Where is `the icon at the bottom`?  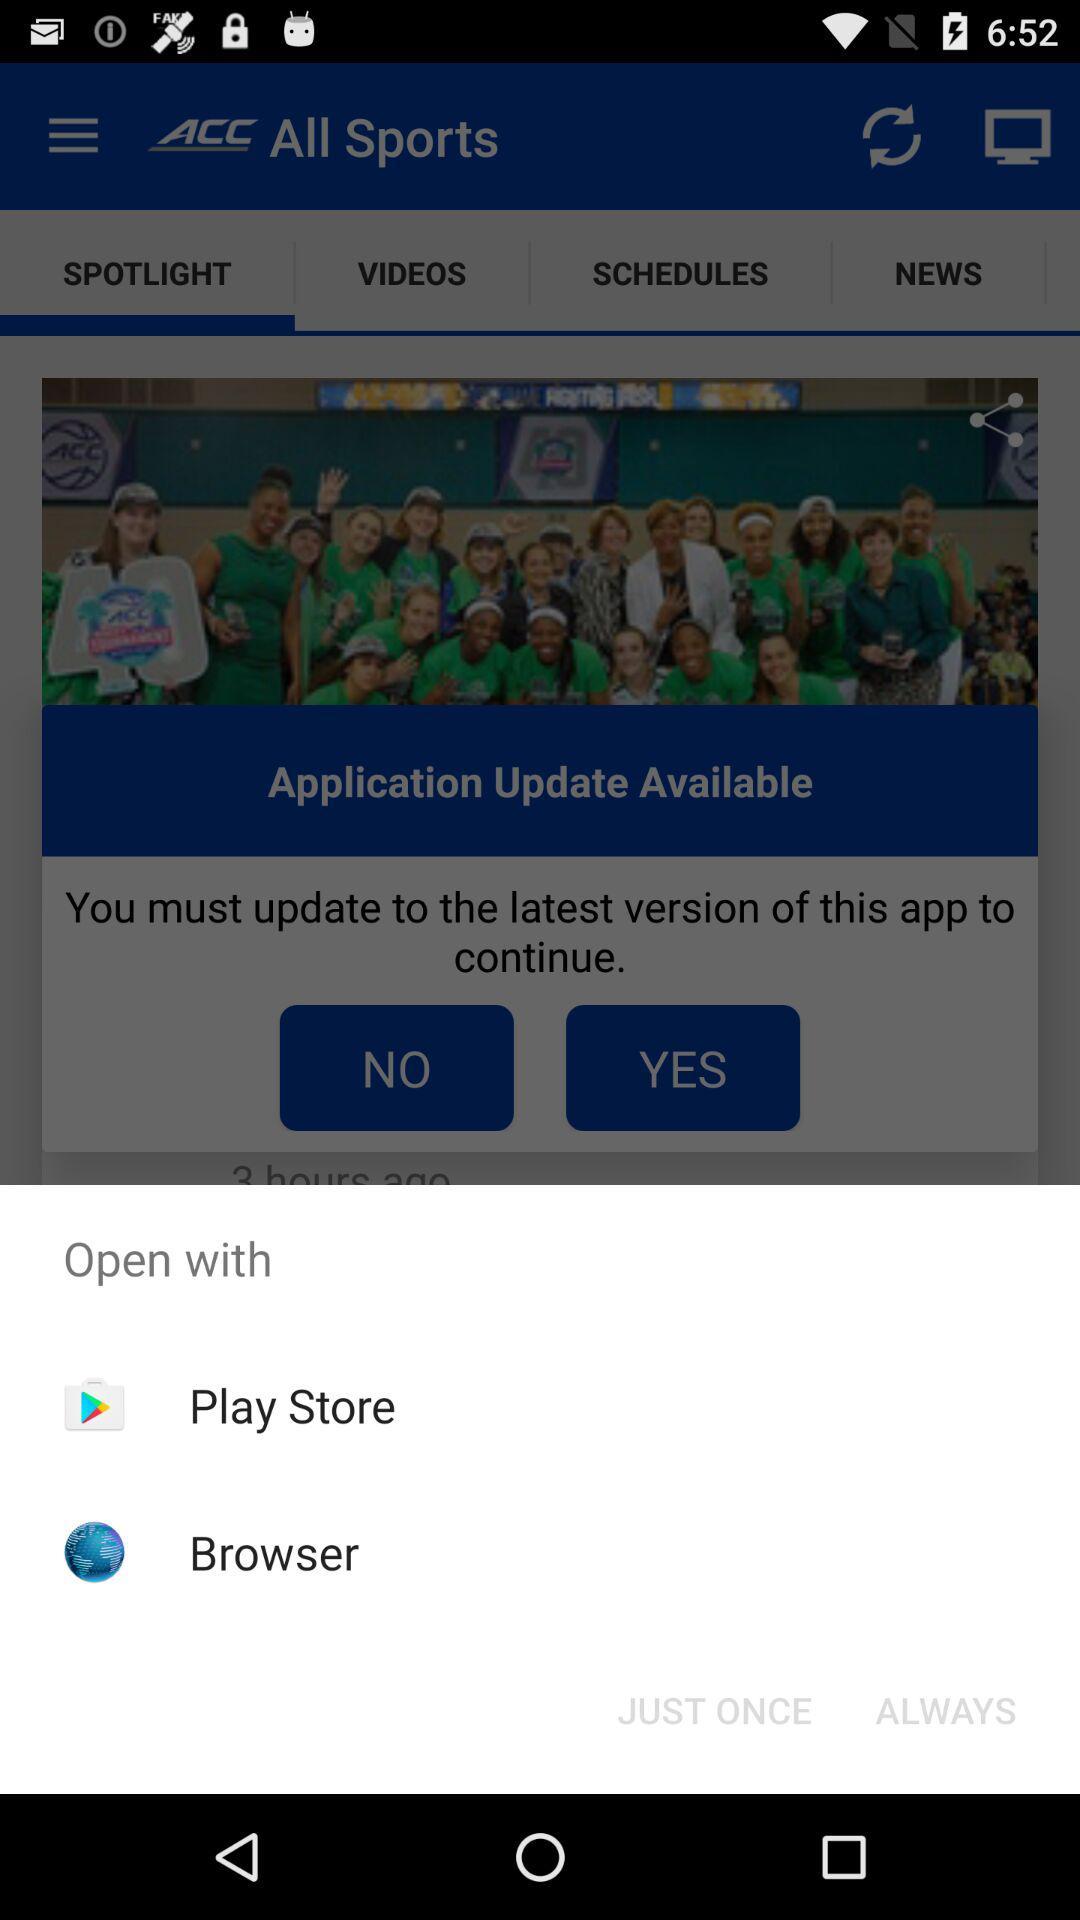
the icon at the bottom is located at coordinates (713, 1708).